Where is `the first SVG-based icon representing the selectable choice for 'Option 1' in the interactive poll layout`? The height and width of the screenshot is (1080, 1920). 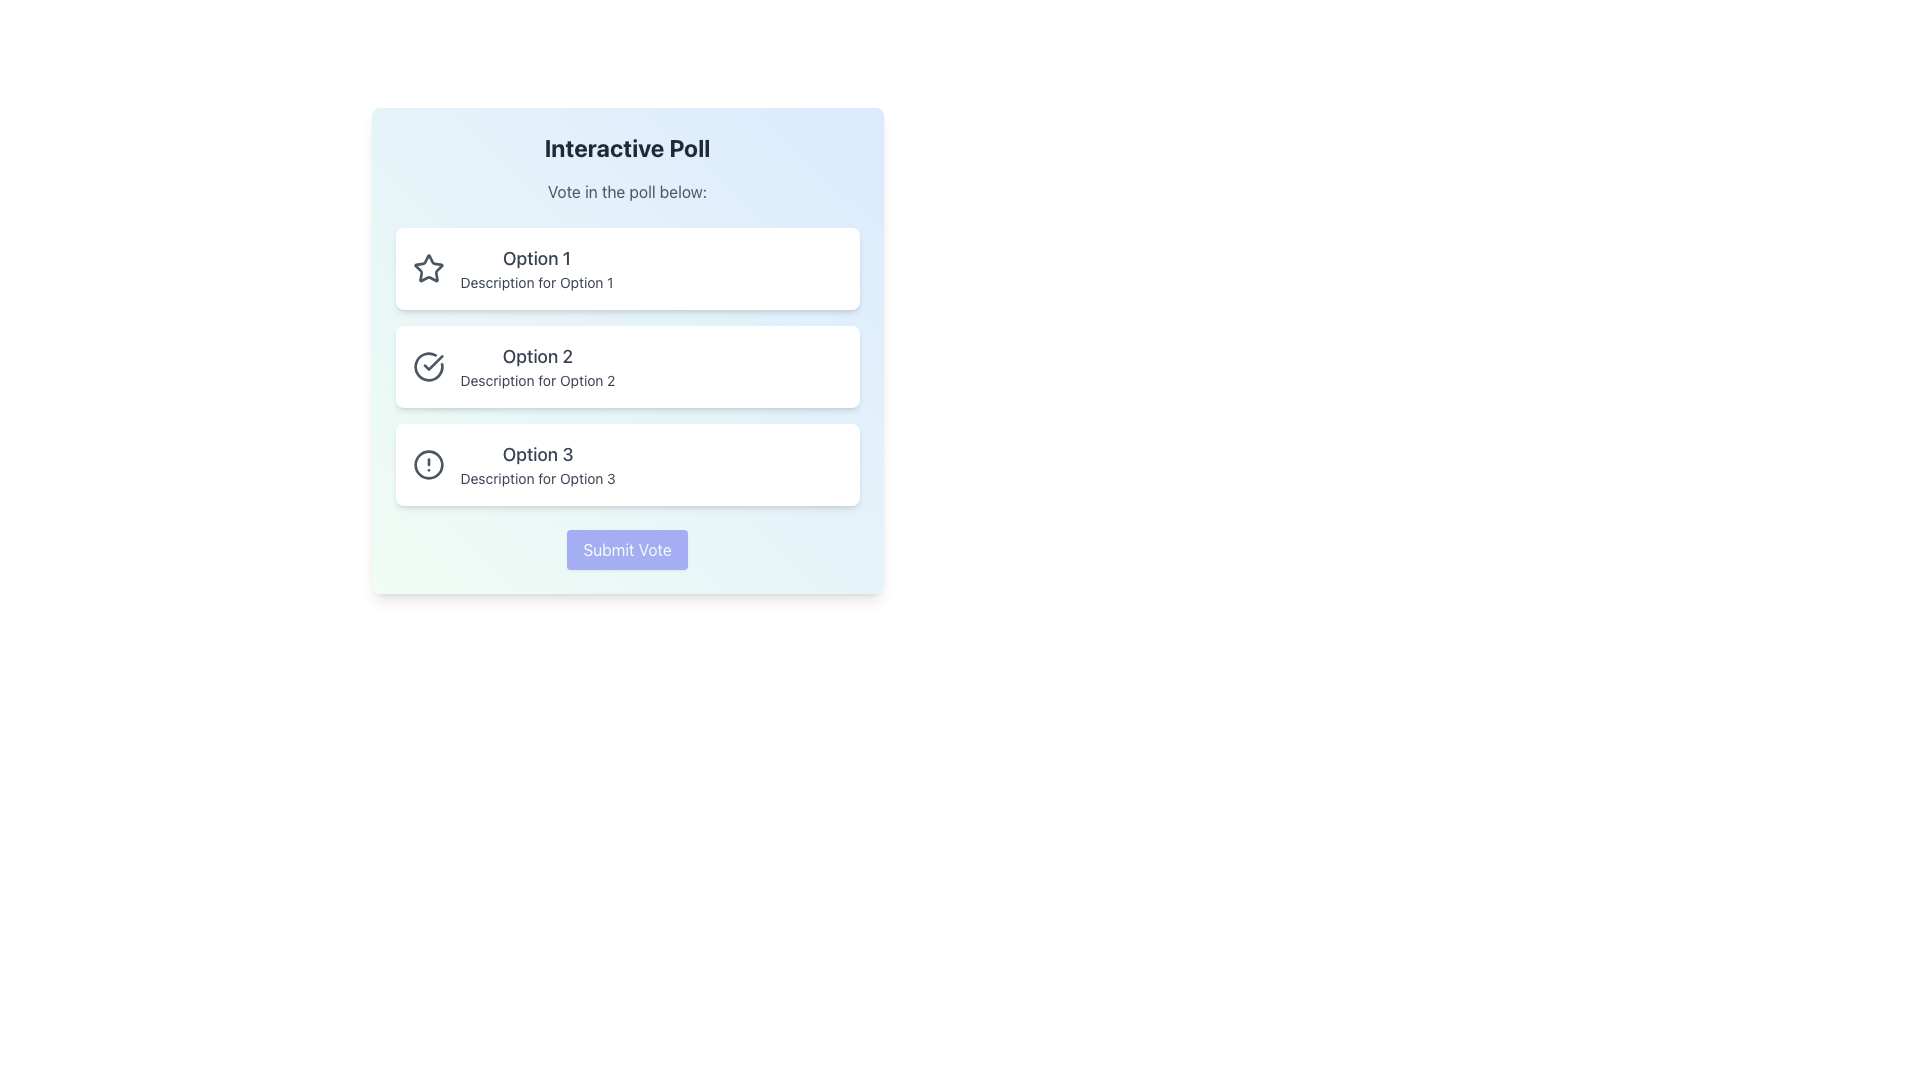
the first SVG-based icon representing the selectable choice for 'Option 1' in the interactive poll layout is located at coordinates (426, 266).